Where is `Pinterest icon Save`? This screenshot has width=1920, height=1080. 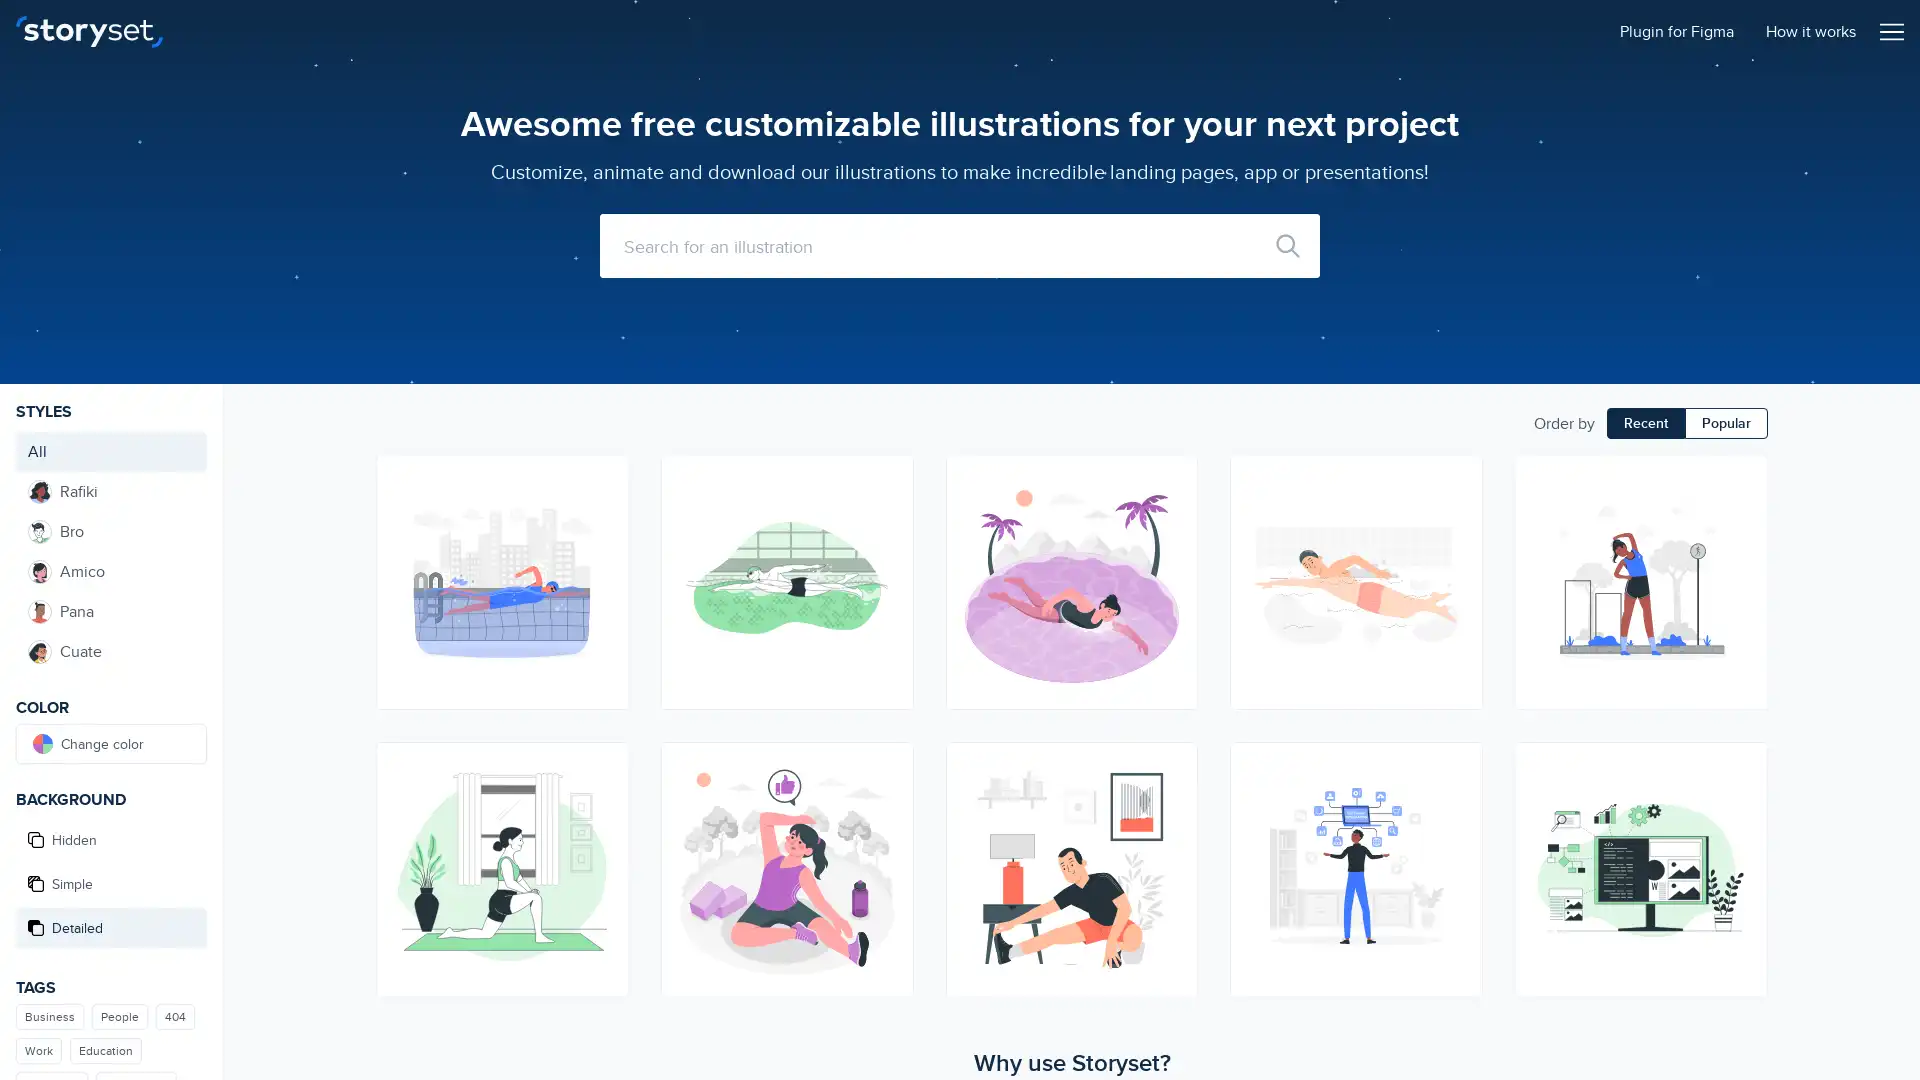 Pinterest icon Save is located at coordinates (602, 837).